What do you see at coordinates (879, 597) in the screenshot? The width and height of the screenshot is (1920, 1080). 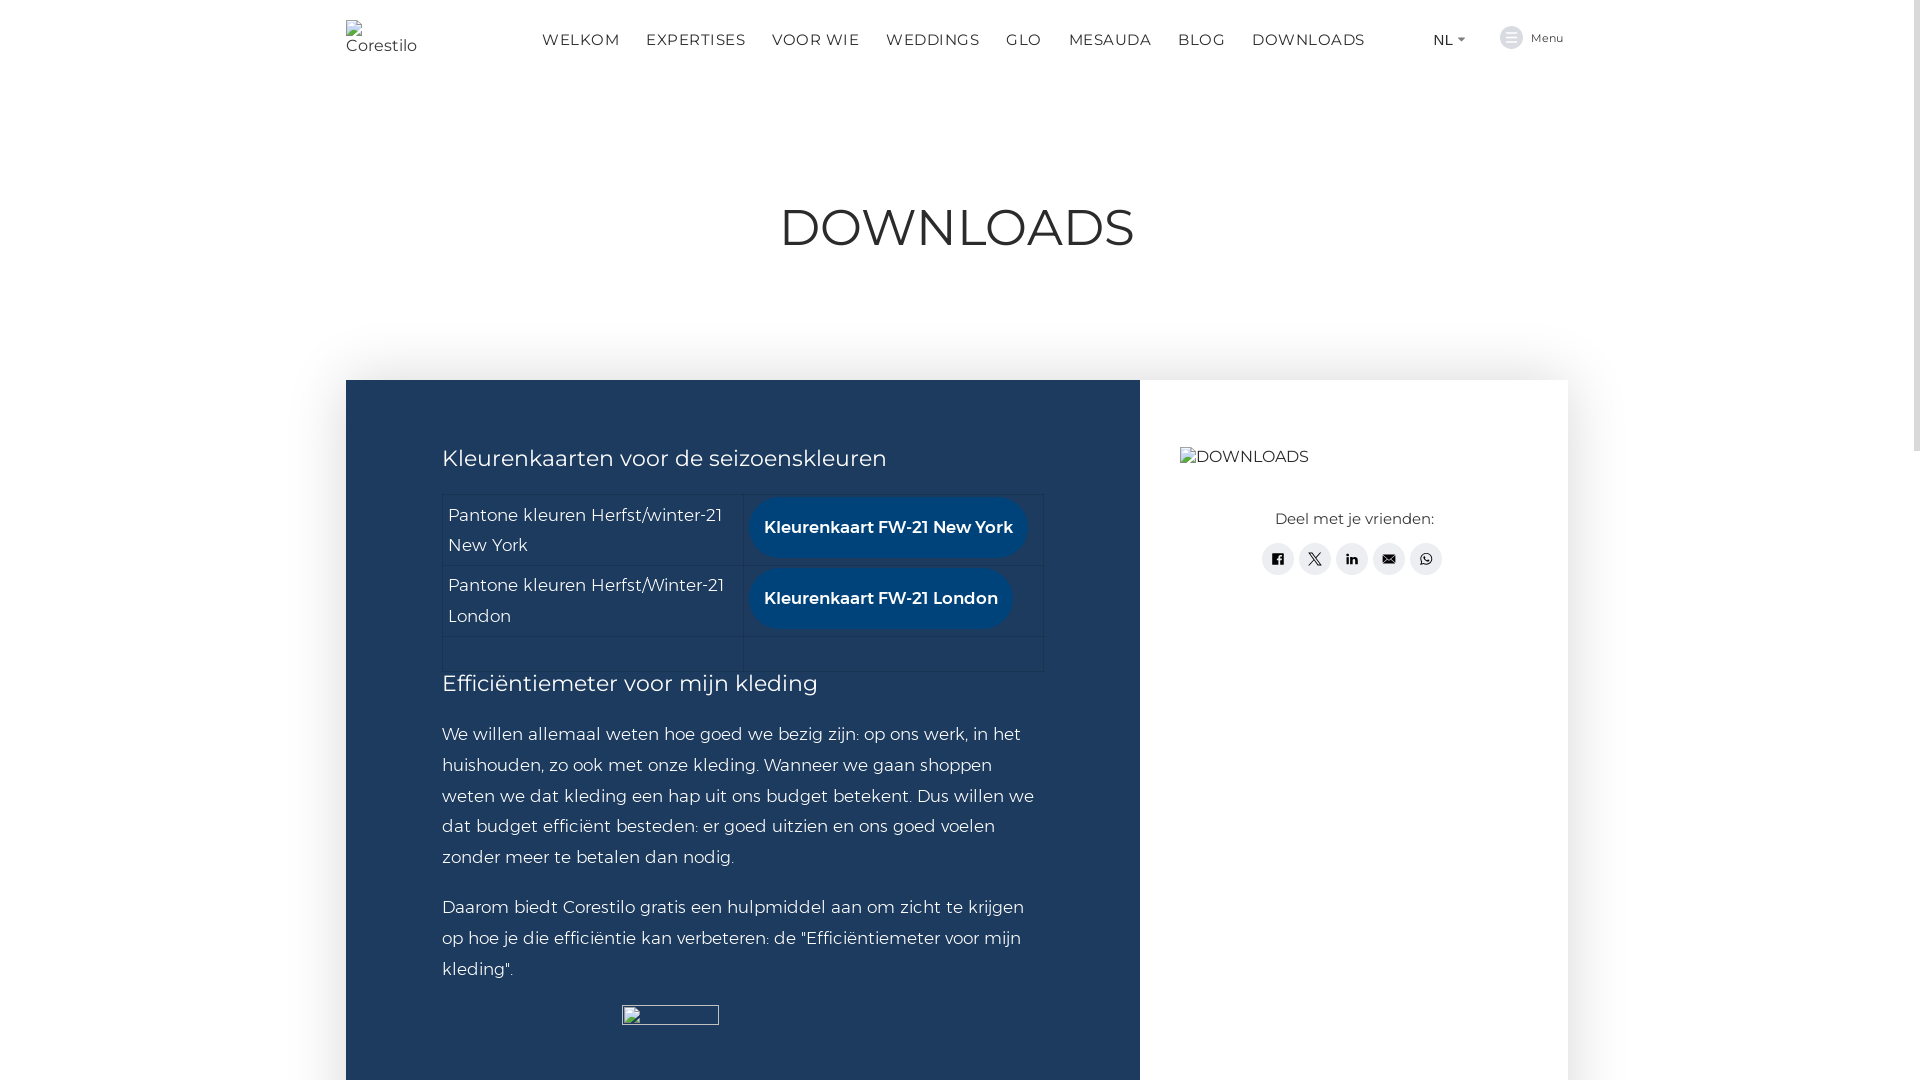 I see `'Kleurenkaart FW-21 London'` at bounding box center [879, 597].